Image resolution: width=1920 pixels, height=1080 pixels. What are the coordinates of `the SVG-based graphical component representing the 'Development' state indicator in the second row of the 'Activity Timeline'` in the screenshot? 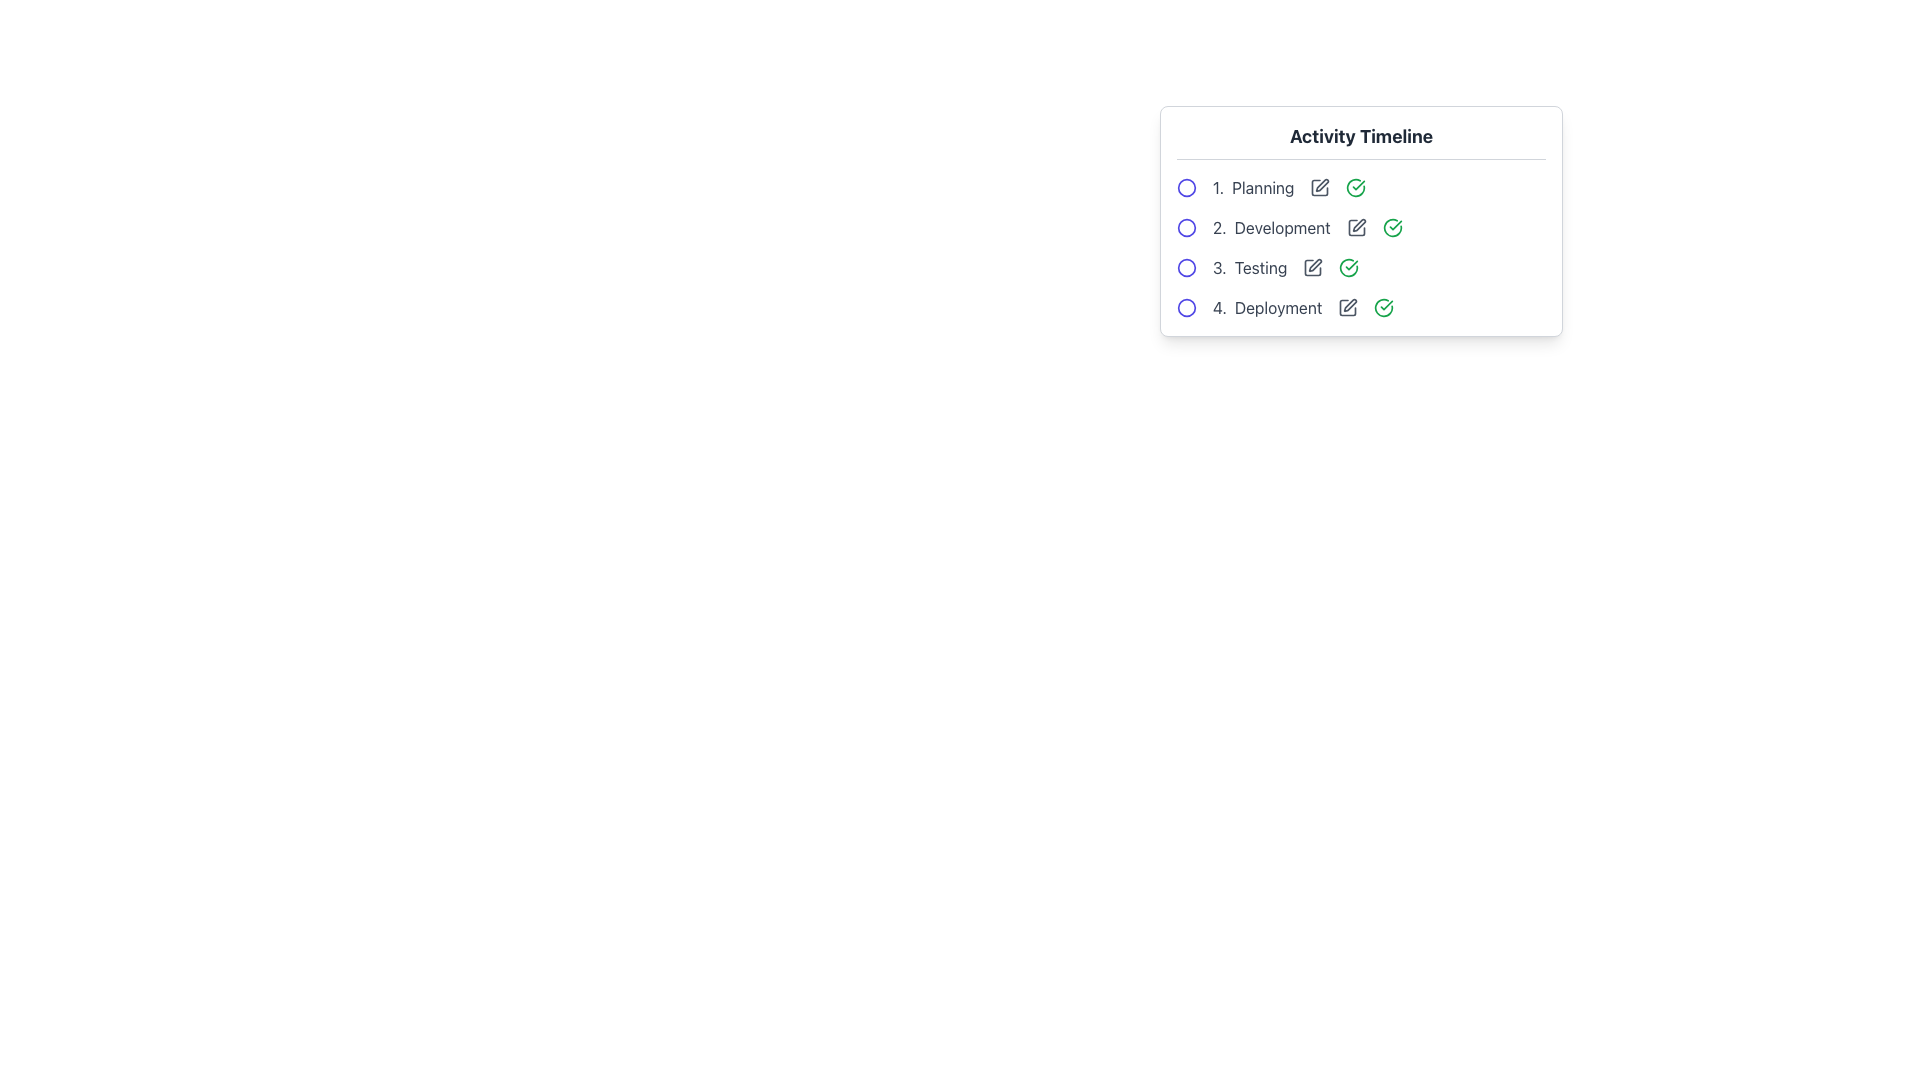 It's located at (1186, 226).